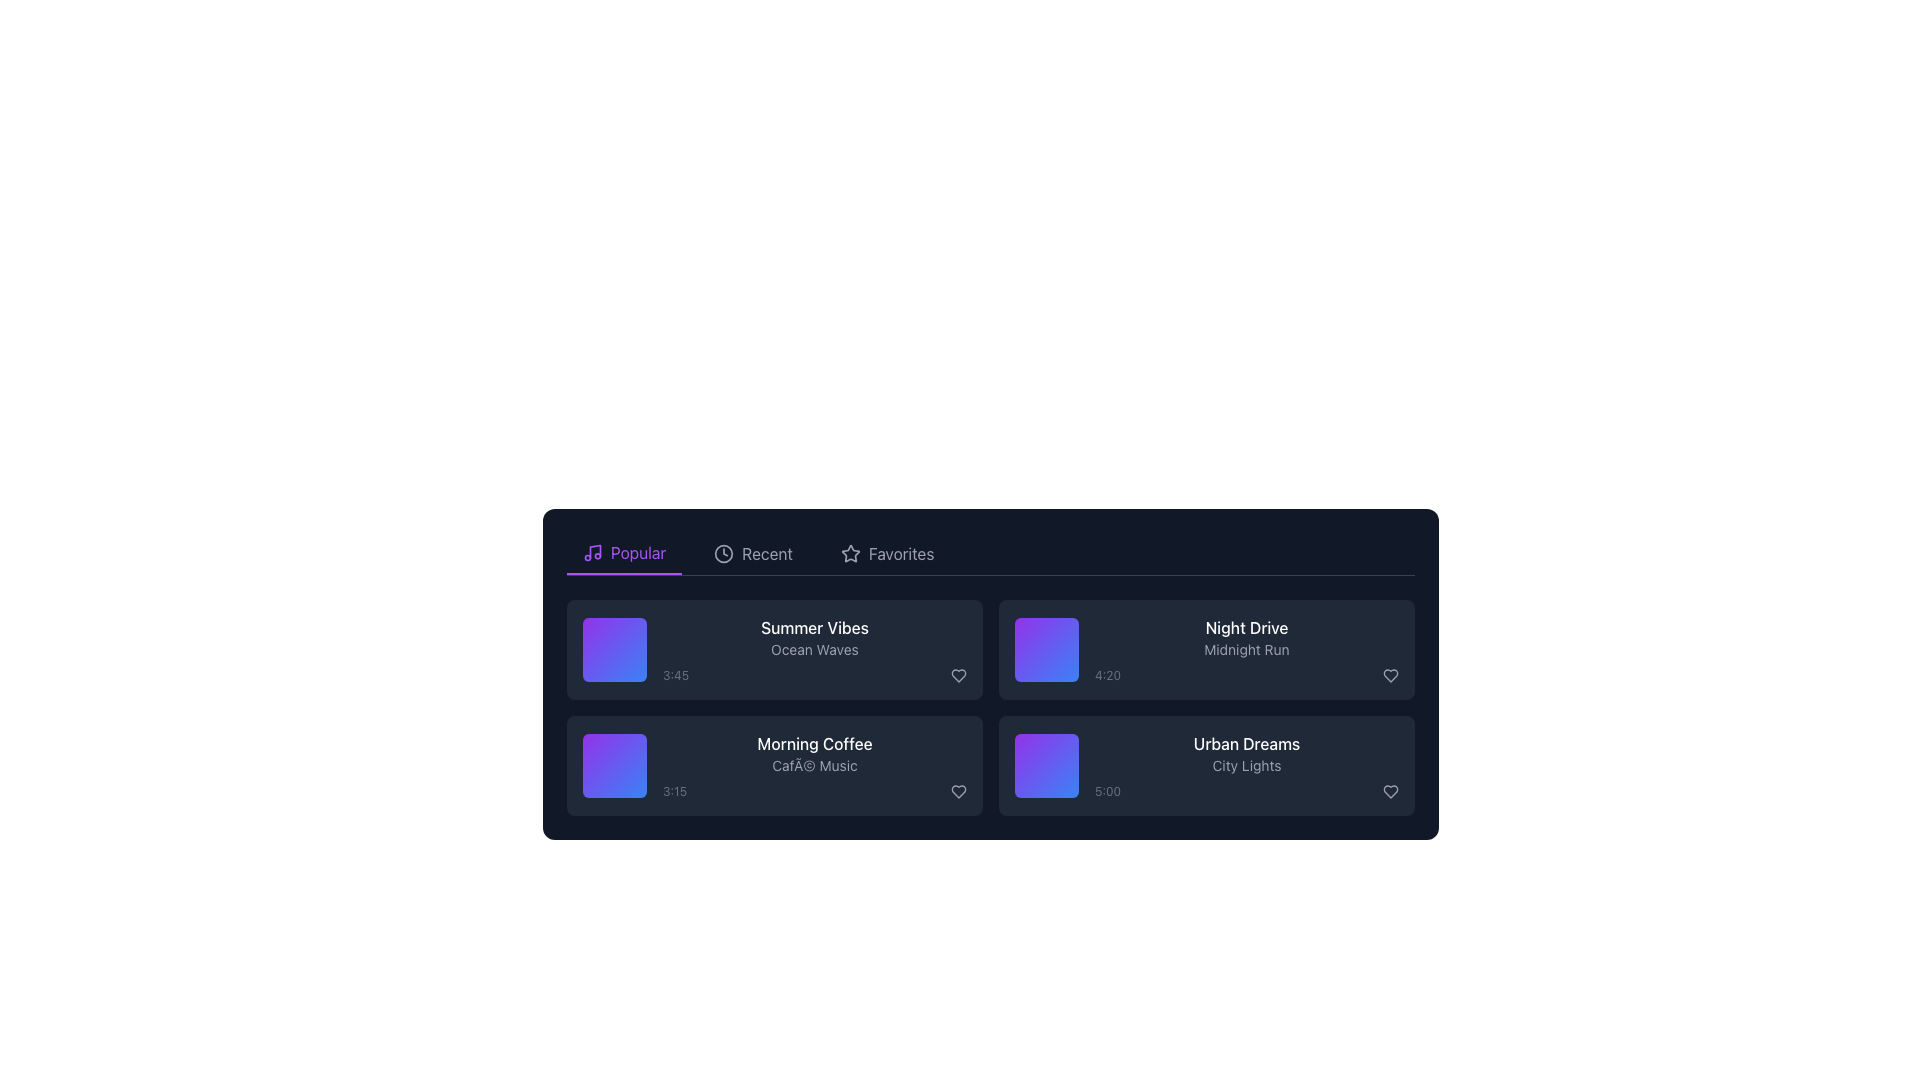 This screenshot has width=1920, height=1080. Describe the element at coordinates (773, 765) in the screenshot. I see `the 'Morning Coffee' content card` at that location.